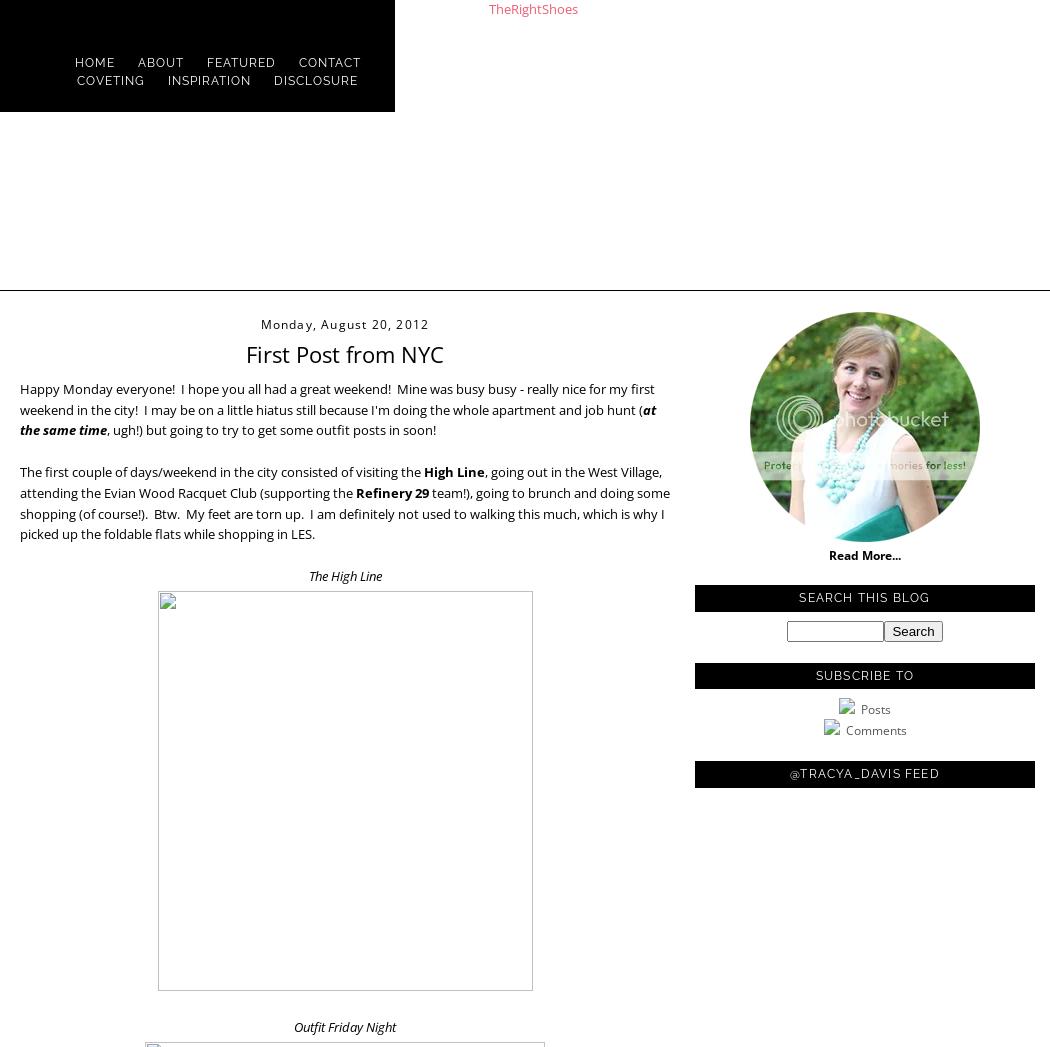  Describe the element at coordinates (344, 1027) in the screenshot. I see `'Outfit Friday Night'` at that location.